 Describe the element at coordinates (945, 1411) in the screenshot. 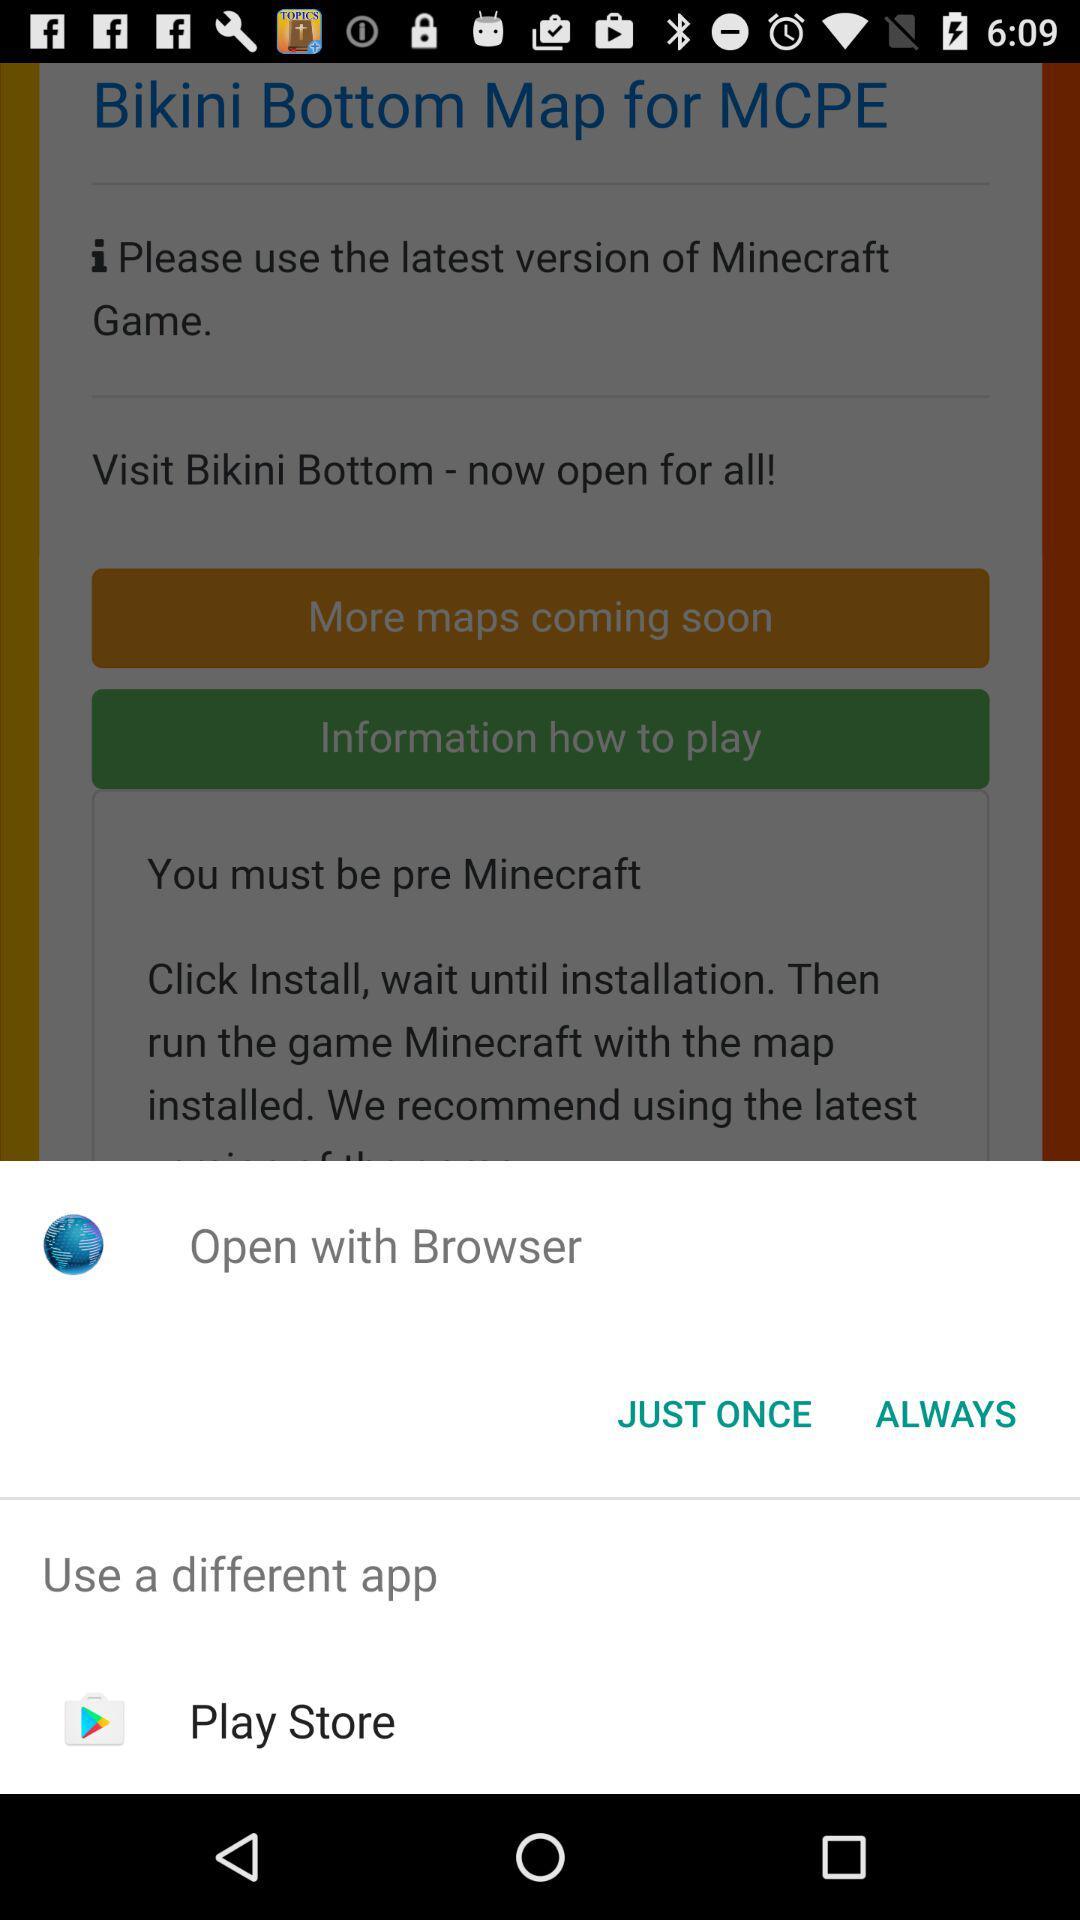

I see `icon to the right of just once item` at that location.